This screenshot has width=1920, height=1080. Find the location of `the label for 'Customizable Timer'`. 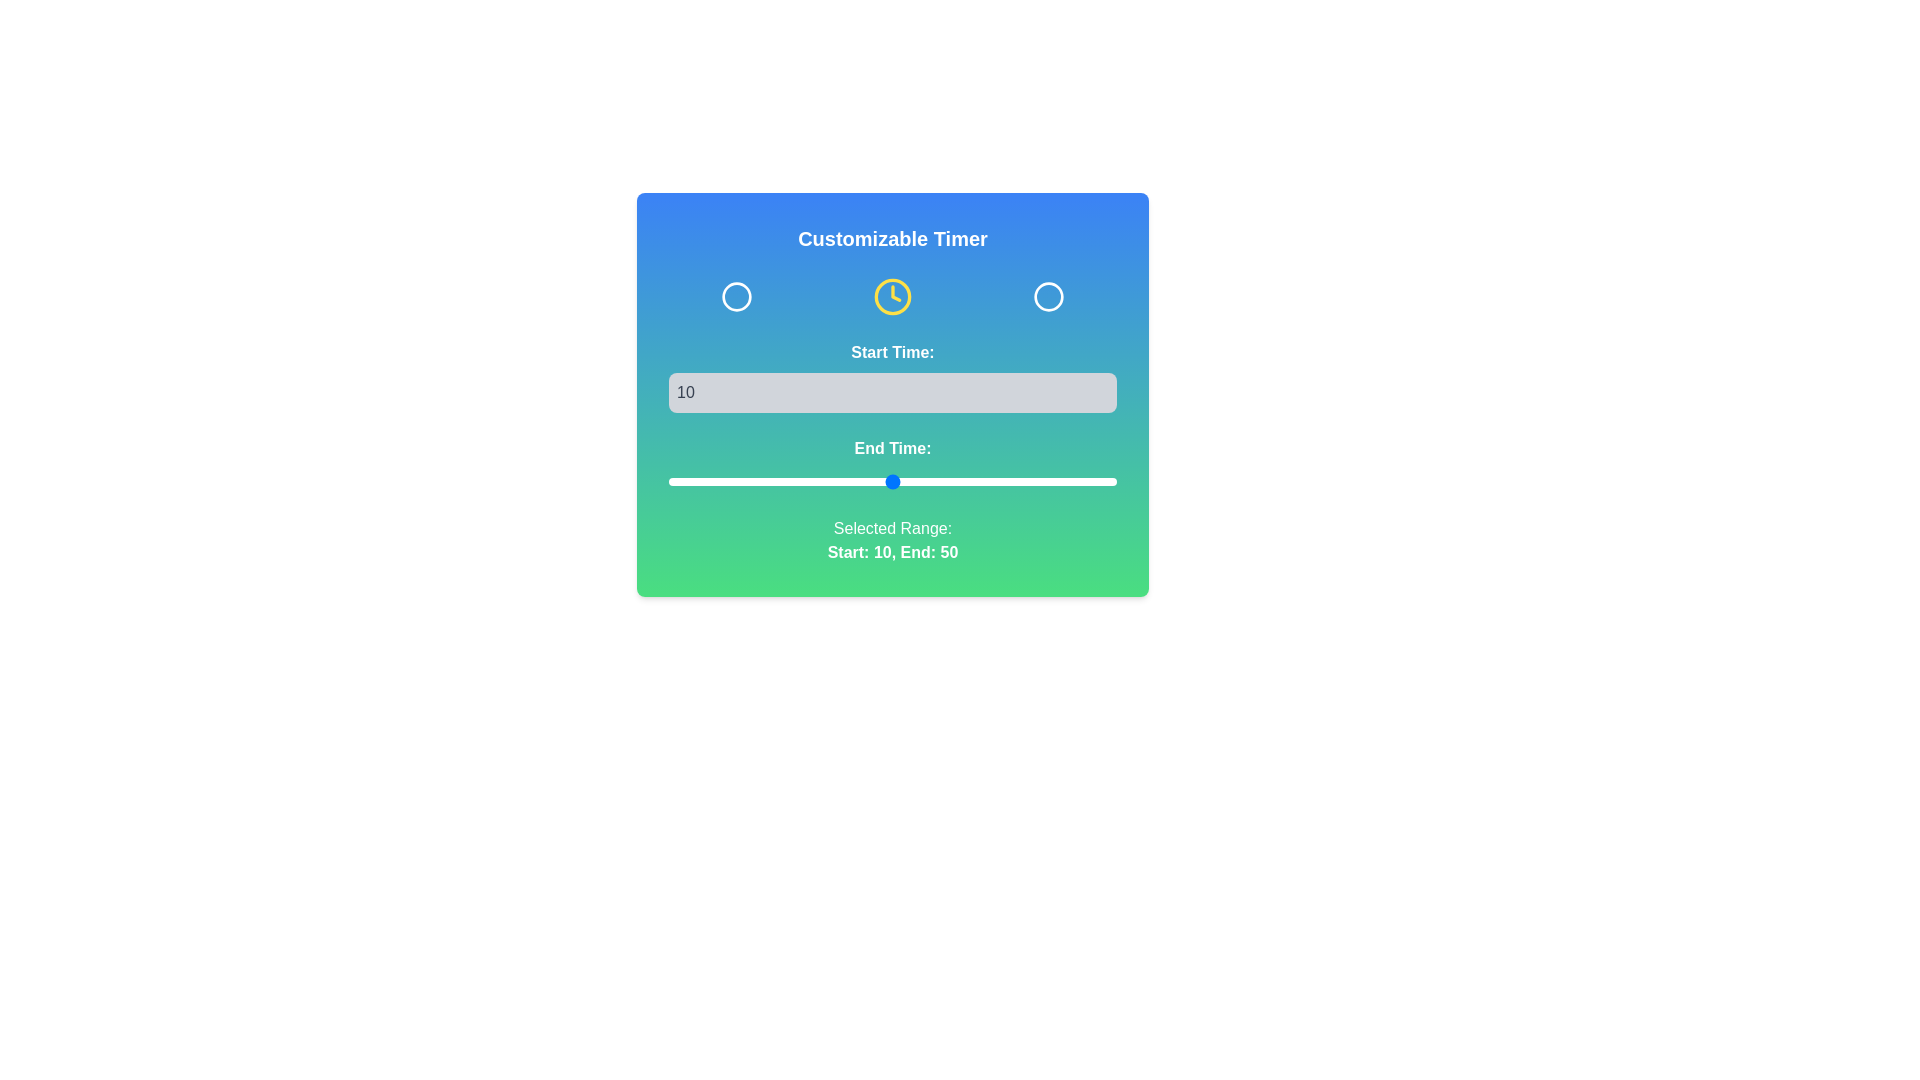

the label for 'Customizable Timer' is located at coordinates (891, 377).